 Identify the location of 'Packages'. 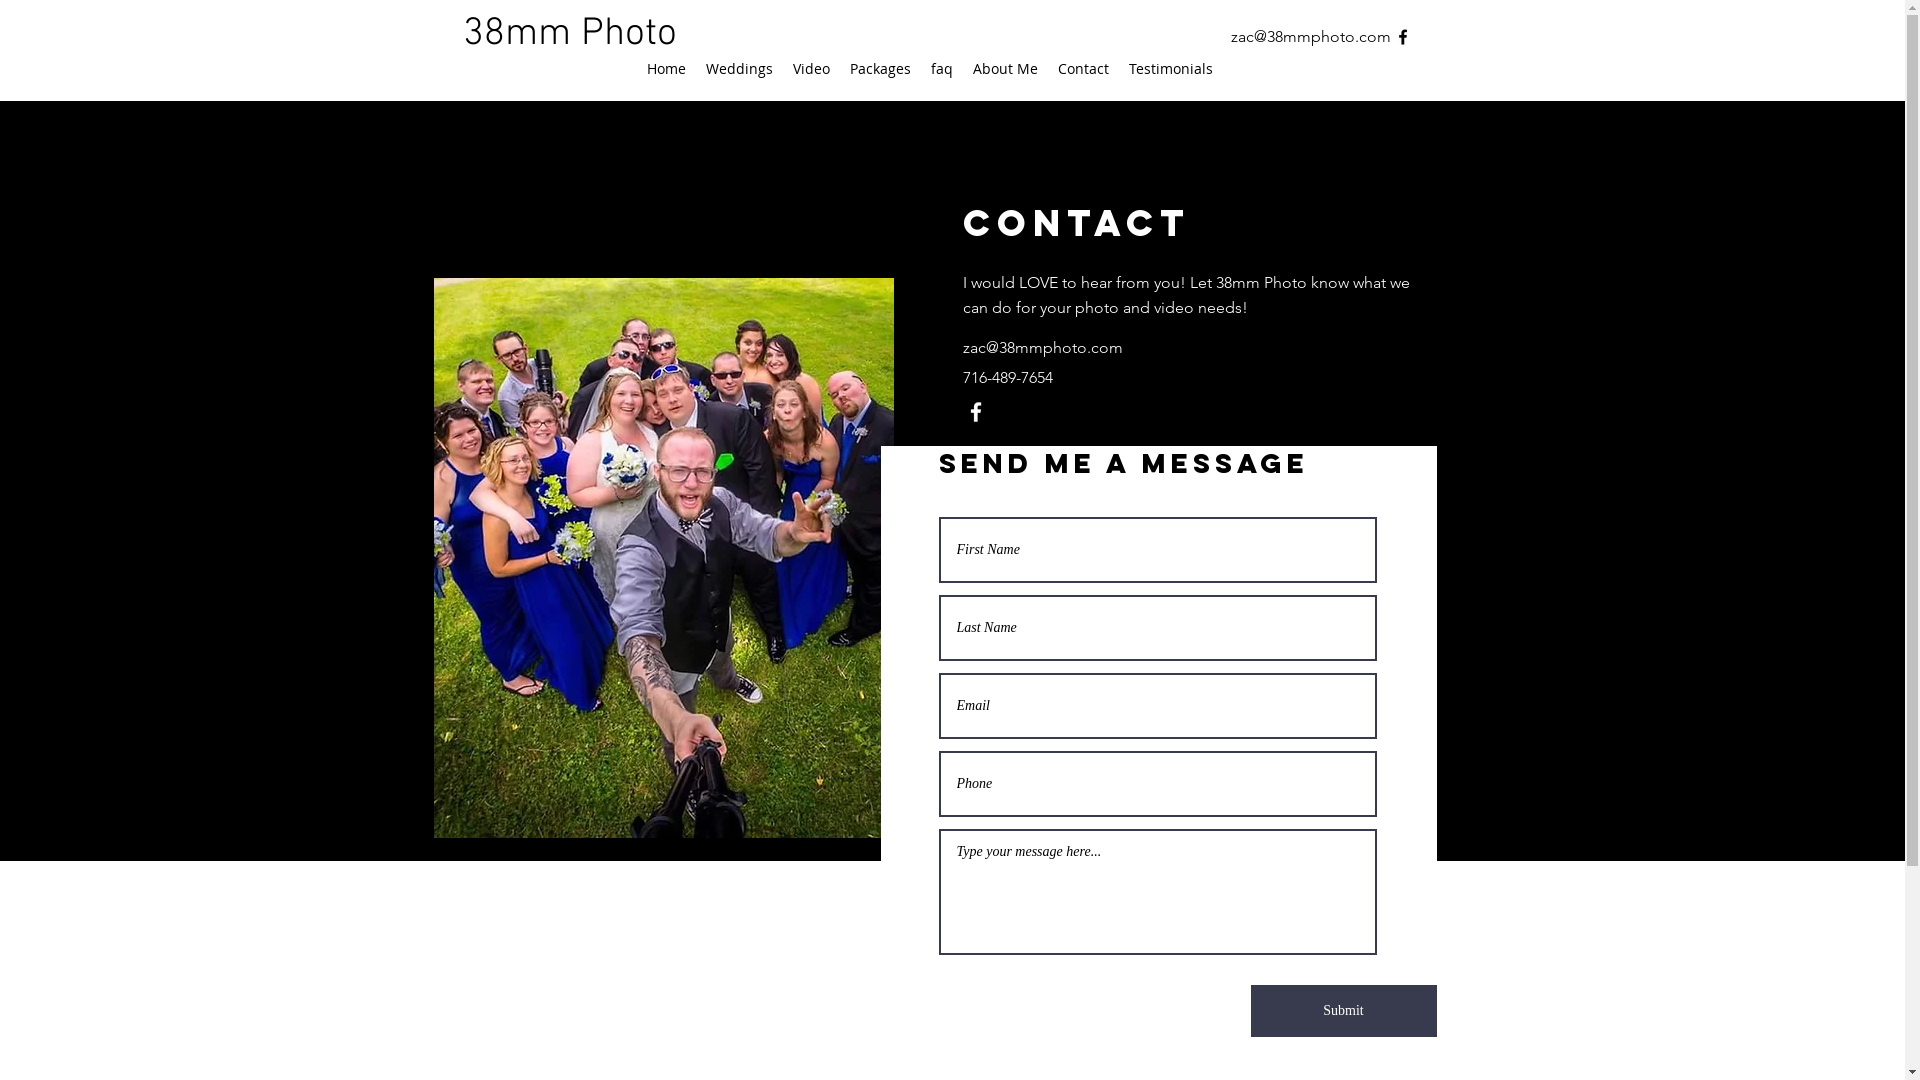
(880, 68).